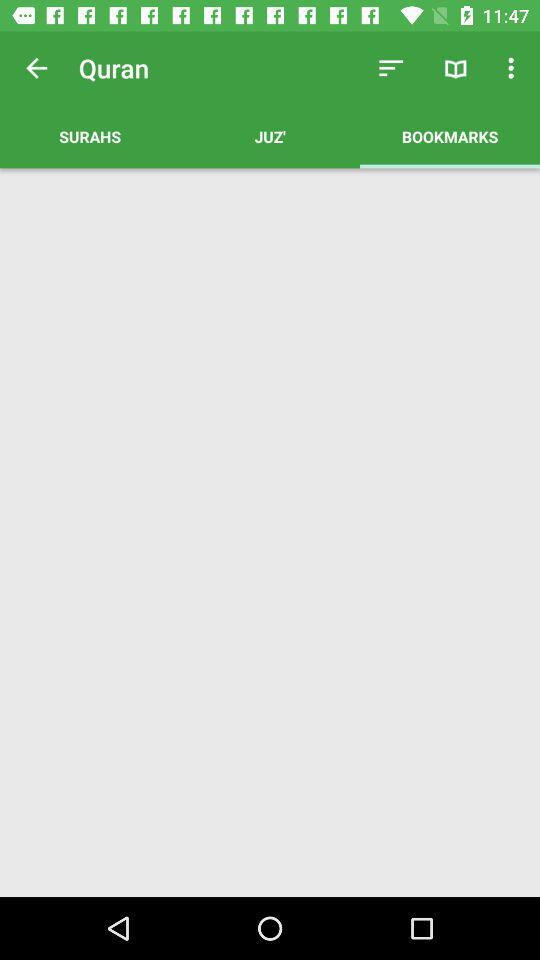 This screenshot has height=960, width=540. Describe the element at coordinates (449, 135) in the screenshot. I see `item next to the juz' app` at that location.